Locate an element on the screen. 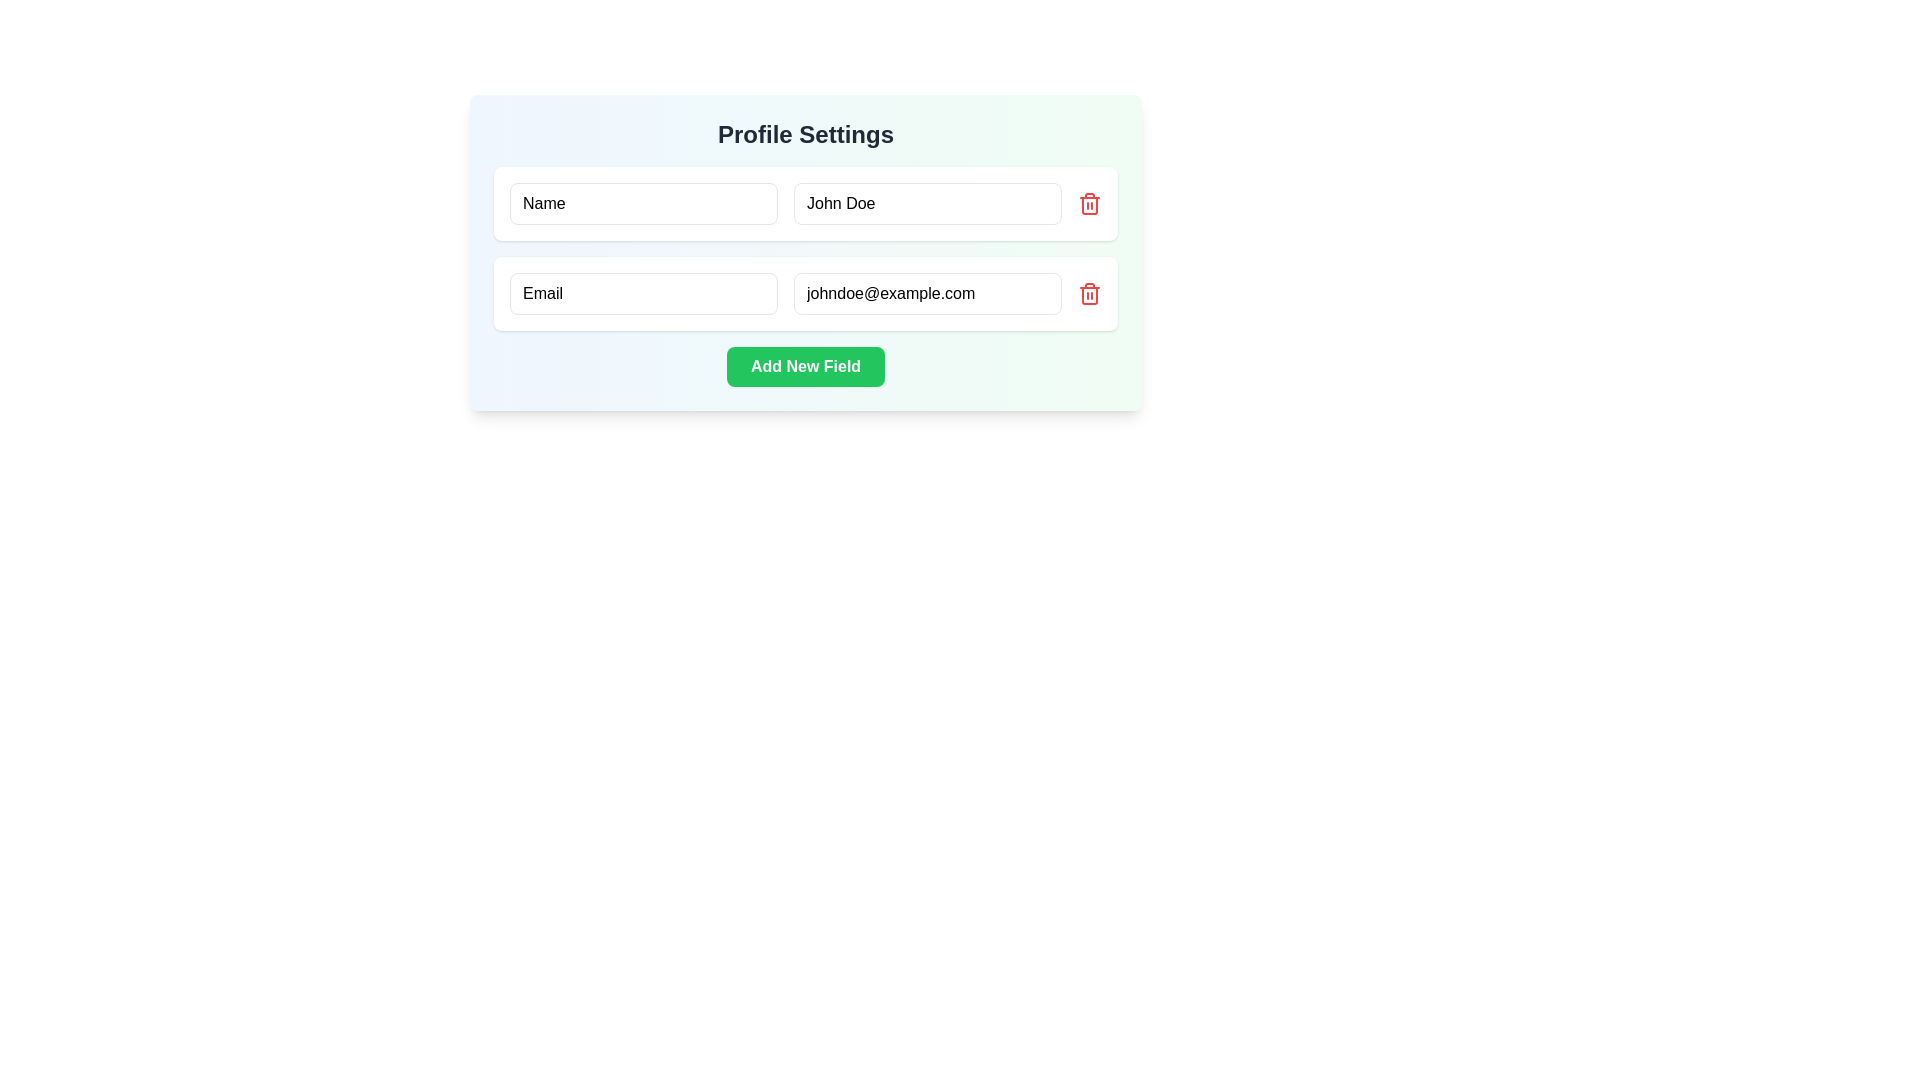 The height and width of the screenshot is (1080, 1920). the Text Input Field for email entry, which allows users is located at coordinates (926, 293).